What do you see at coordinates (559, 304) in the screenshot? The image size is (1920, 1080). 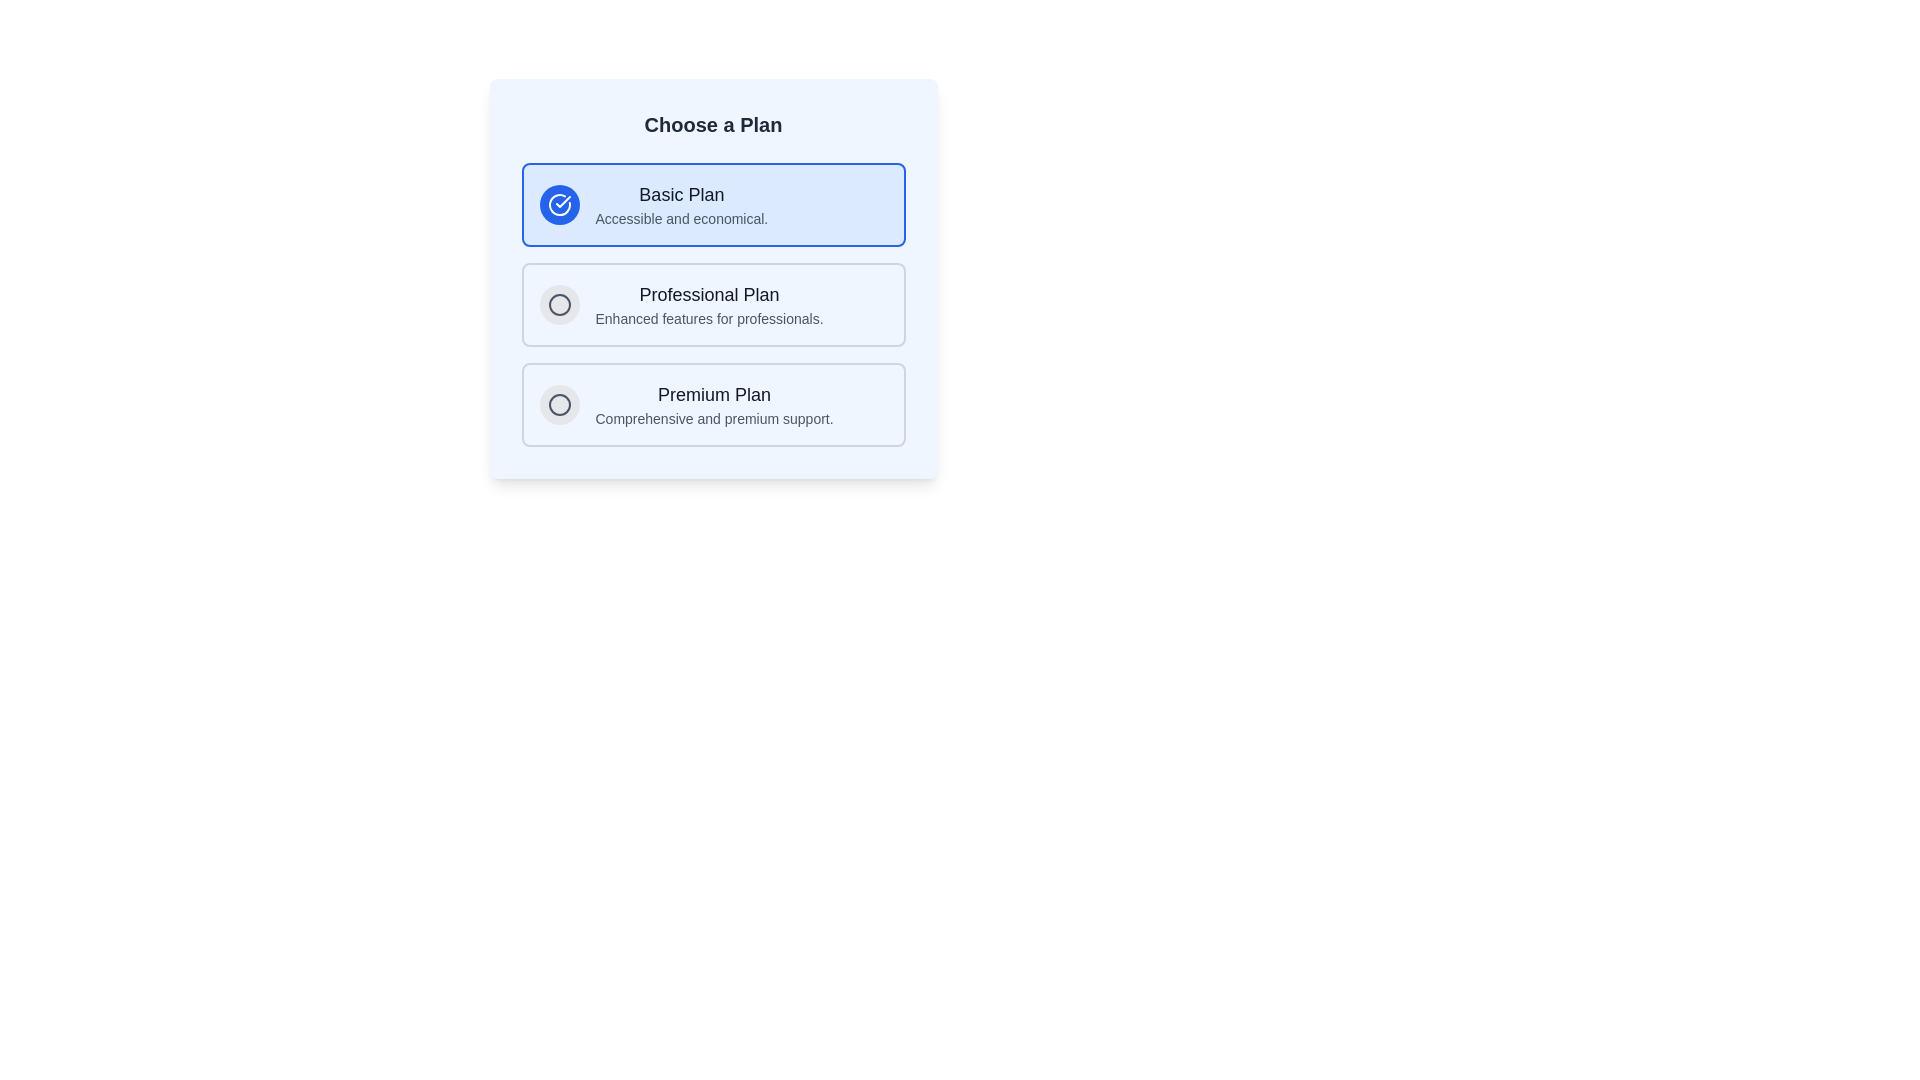 I see `the circular graphical indicator for the 'Professional Plan' option, located in the second row of the plan selection interface` at bounding box center [559, 304].